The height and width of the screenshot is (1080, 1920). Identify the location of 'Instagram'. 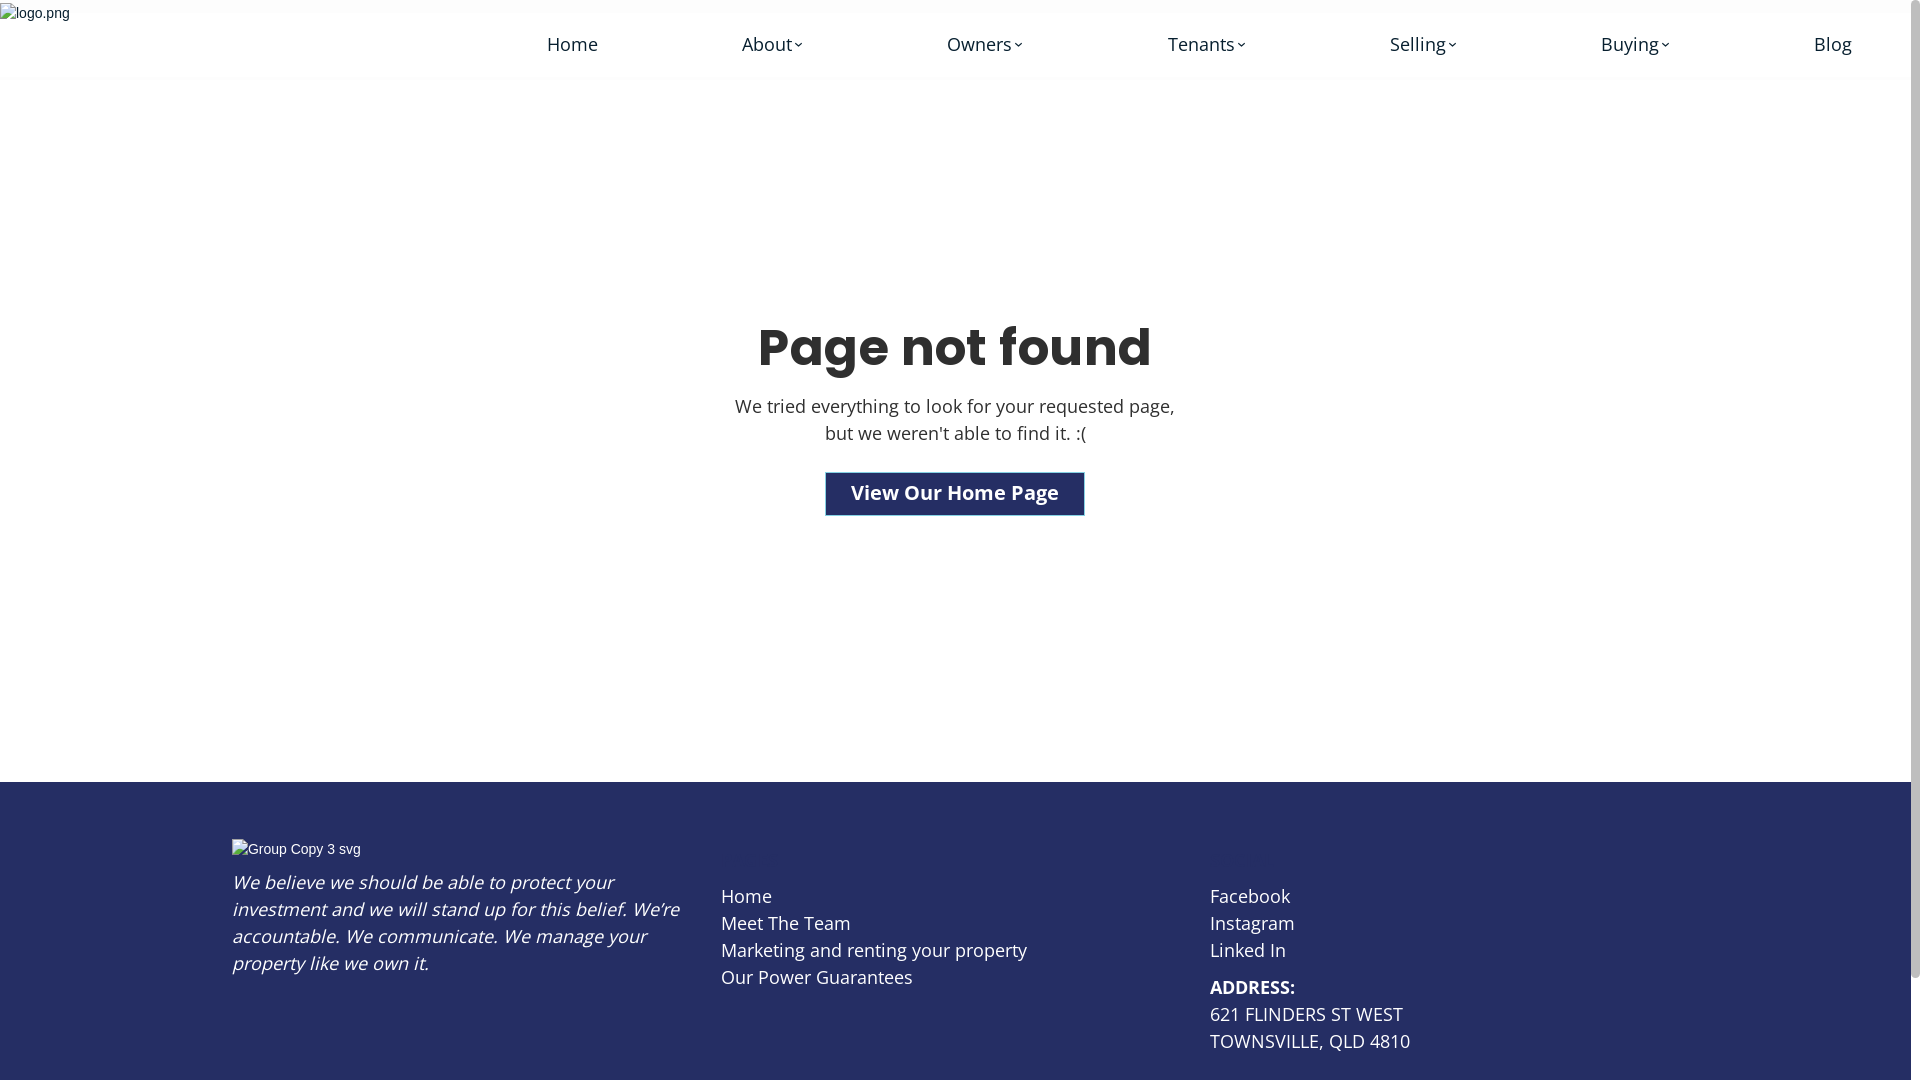
(1251, 923).